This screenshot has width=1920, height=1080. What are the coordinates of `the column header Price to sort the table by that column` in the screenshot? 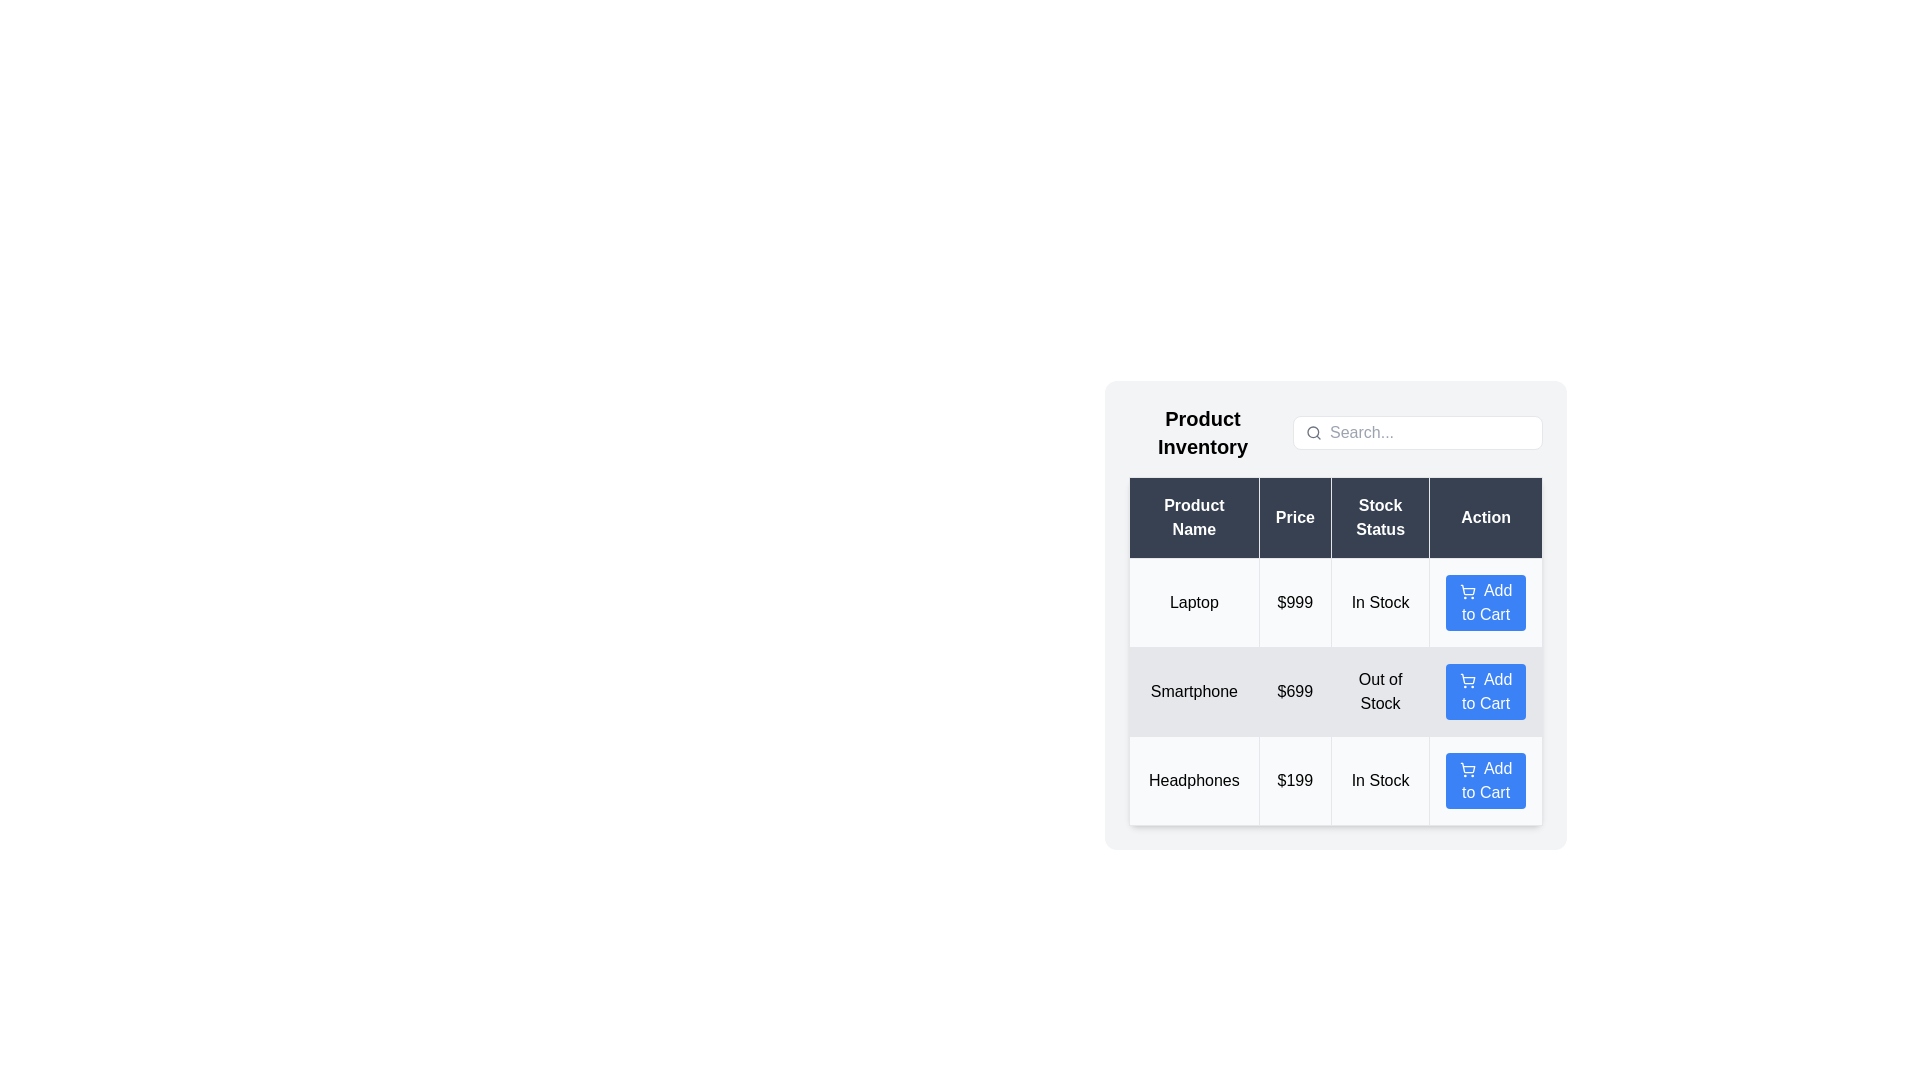 It's located at (1295, 516).